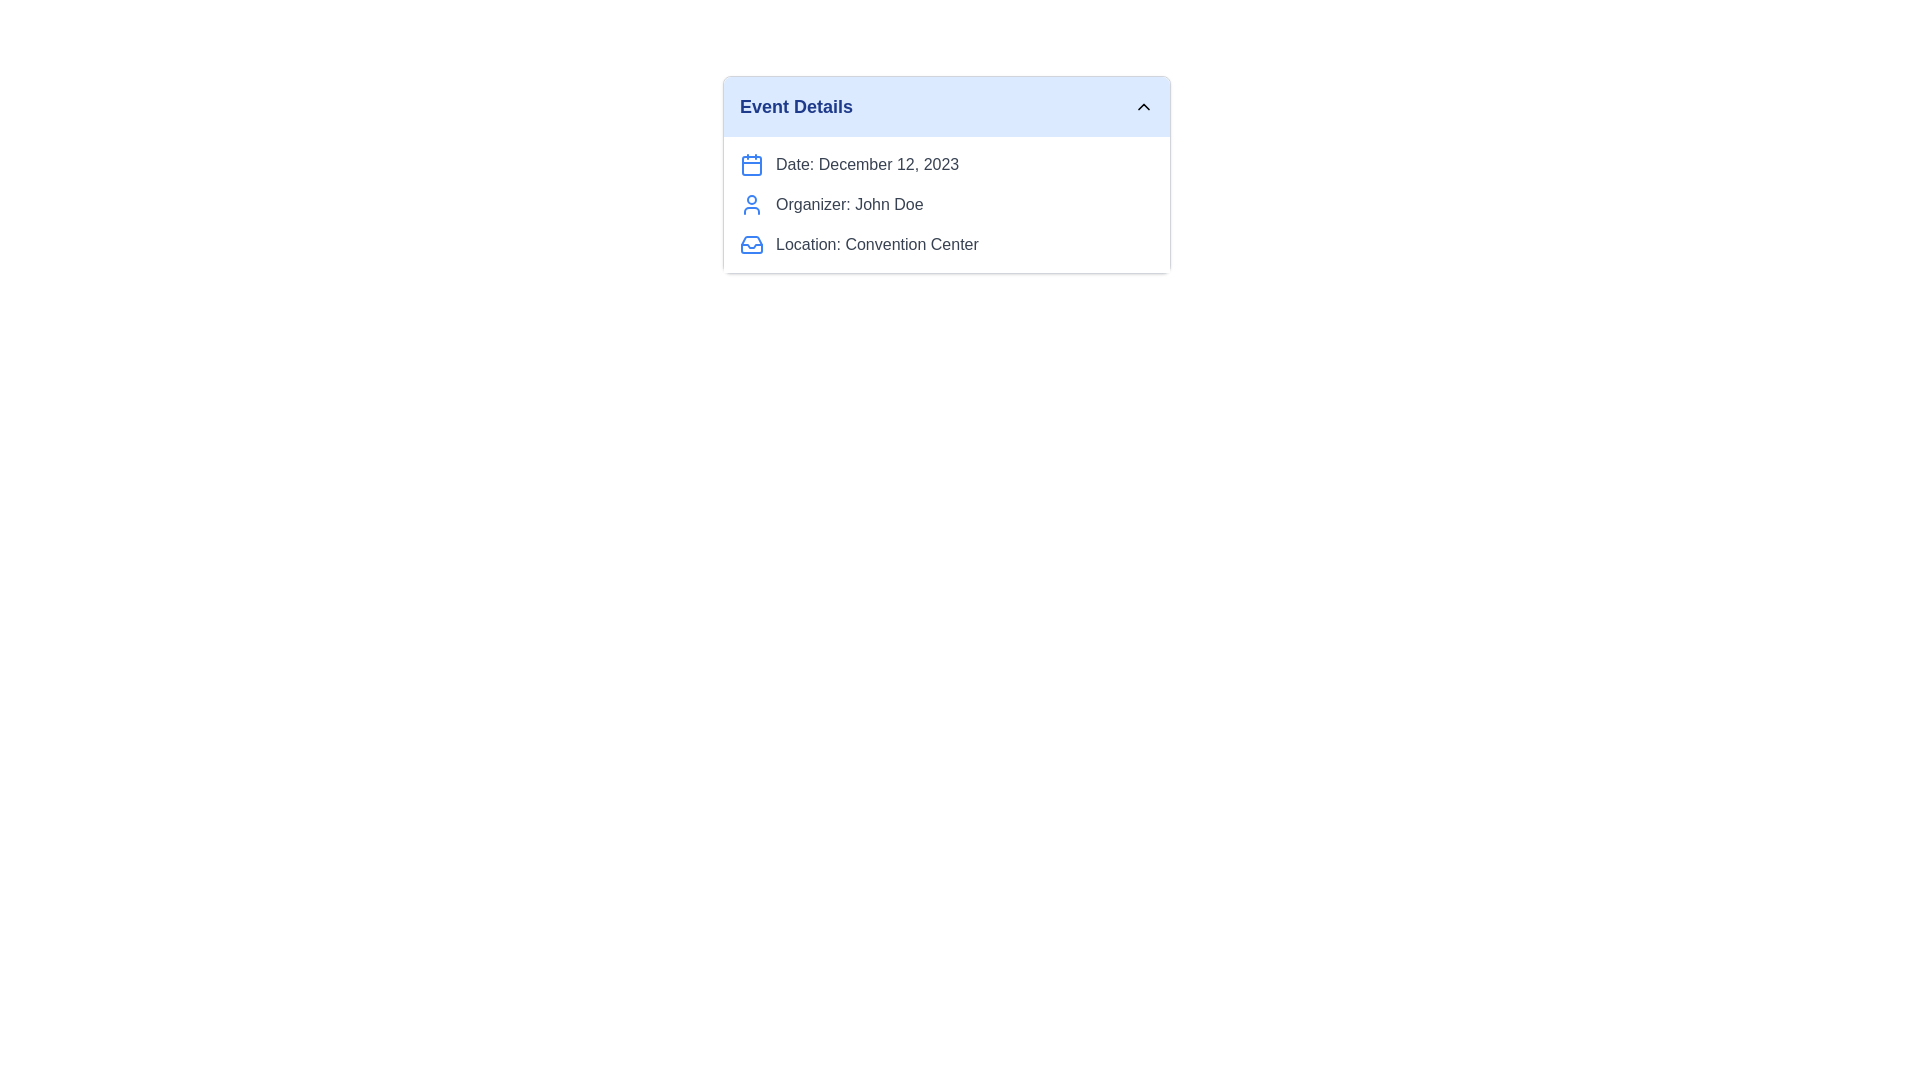 This screenshot has width=1920, height=1080. What do you see at coordinates (945, 164) in the screenshot?
I see `the informational label that provides the date of the event, located at the top-left of the 'Event Details' section within a light-colored card` at bounding box center [945, 164].